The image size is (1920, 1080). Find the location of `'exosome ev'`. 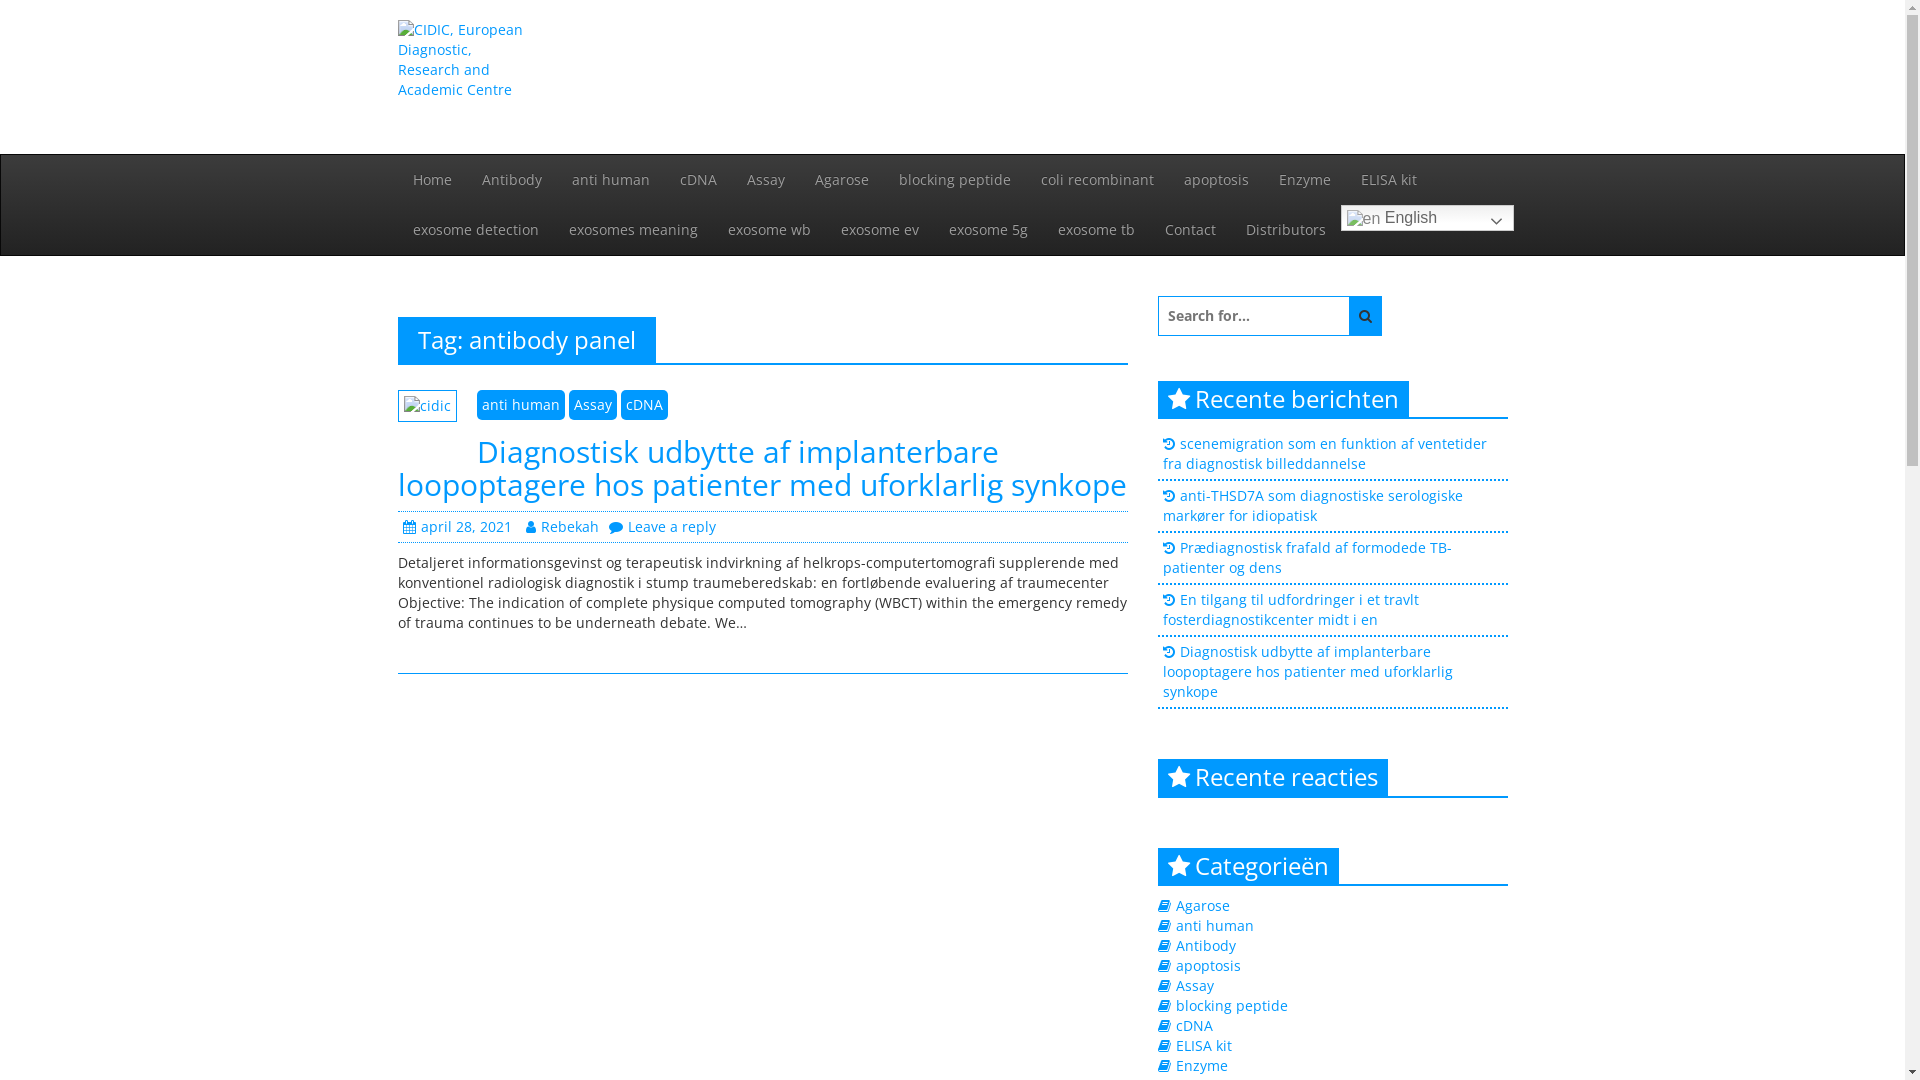

'exosome ev' is located at coordinates (879, 229).